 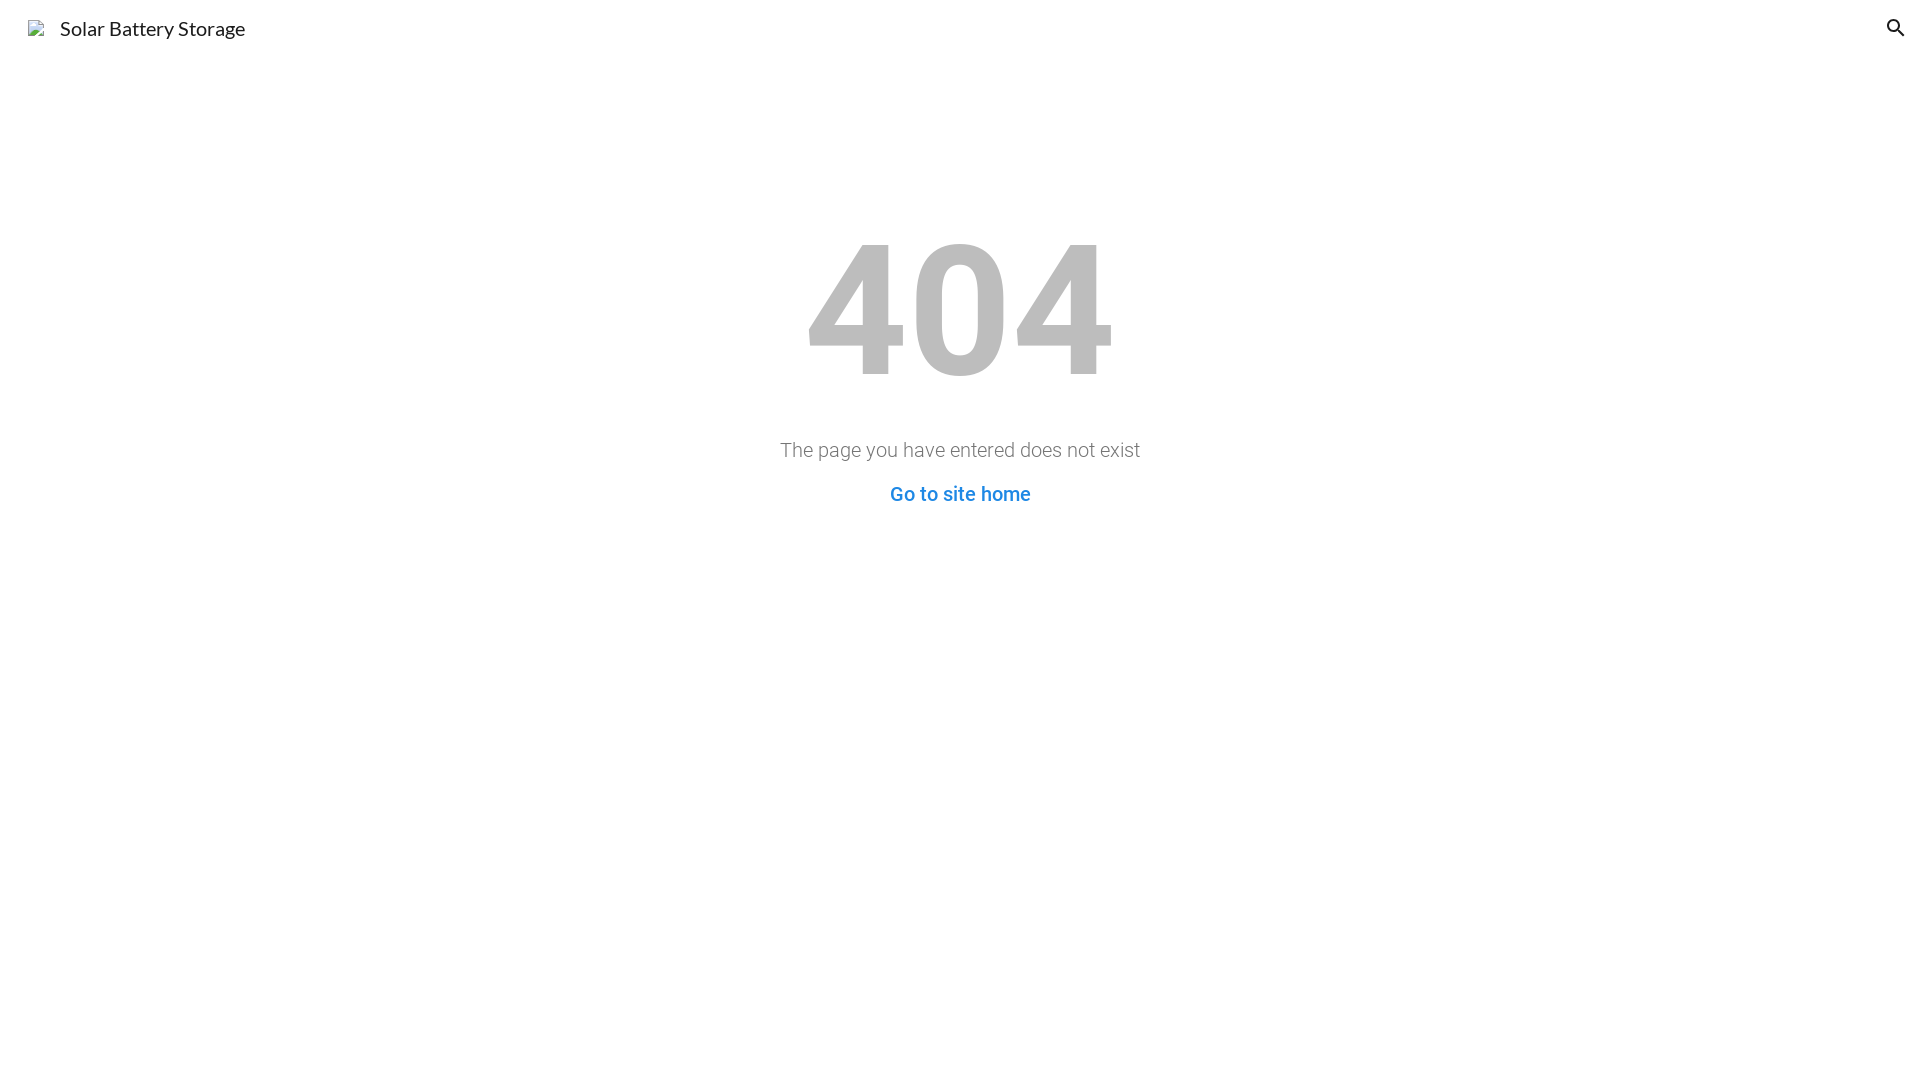 I want to click on 'Go to site home', so click(x=888, y=493).